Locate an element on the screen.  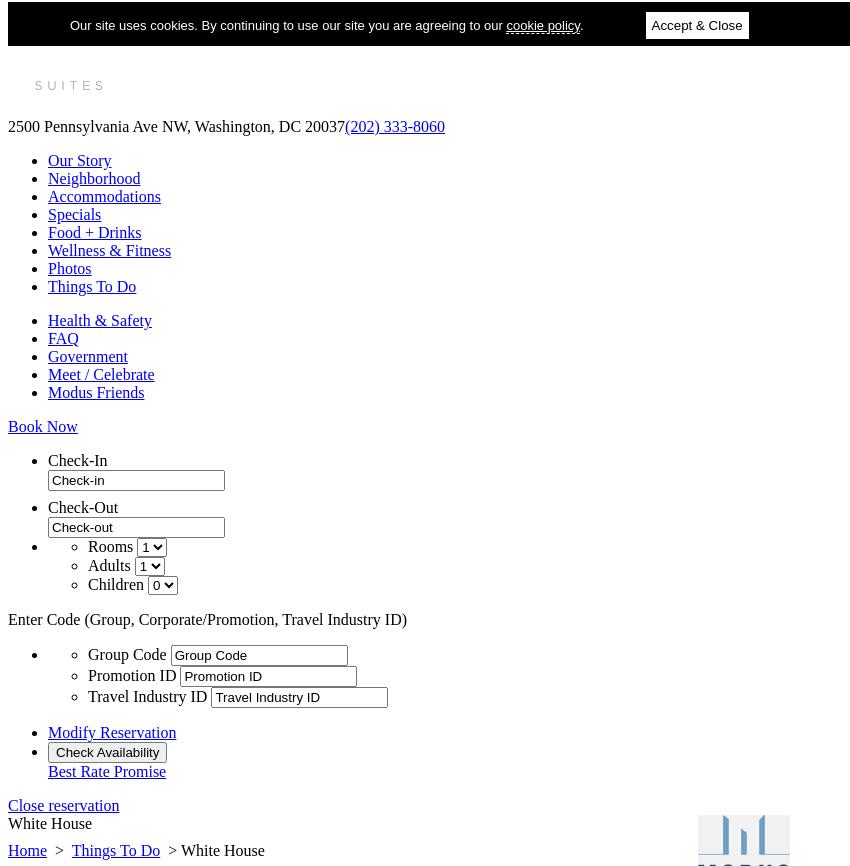
'(202) 333-8060' is located at coordinates (344, 126).